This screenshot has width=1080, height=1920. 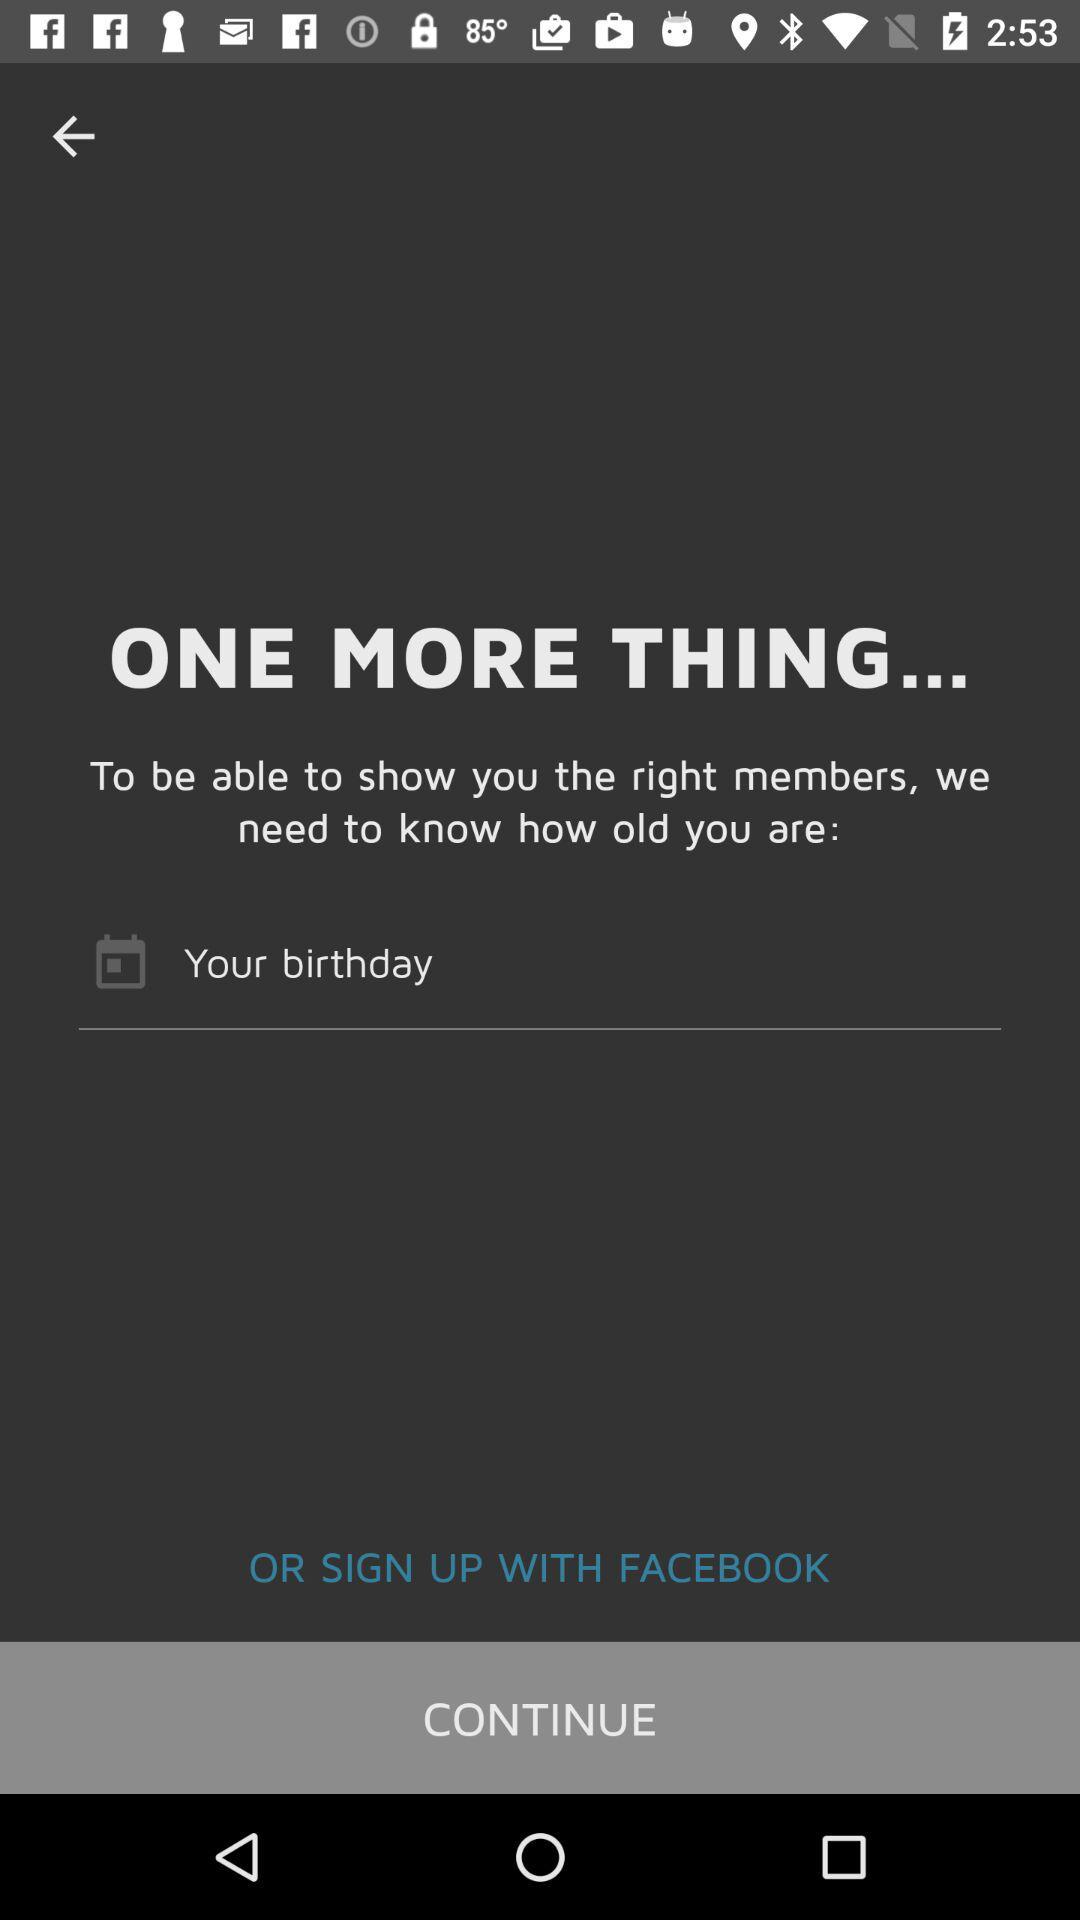 I want to click on item at the top left corner, so click(x=72, y=135).